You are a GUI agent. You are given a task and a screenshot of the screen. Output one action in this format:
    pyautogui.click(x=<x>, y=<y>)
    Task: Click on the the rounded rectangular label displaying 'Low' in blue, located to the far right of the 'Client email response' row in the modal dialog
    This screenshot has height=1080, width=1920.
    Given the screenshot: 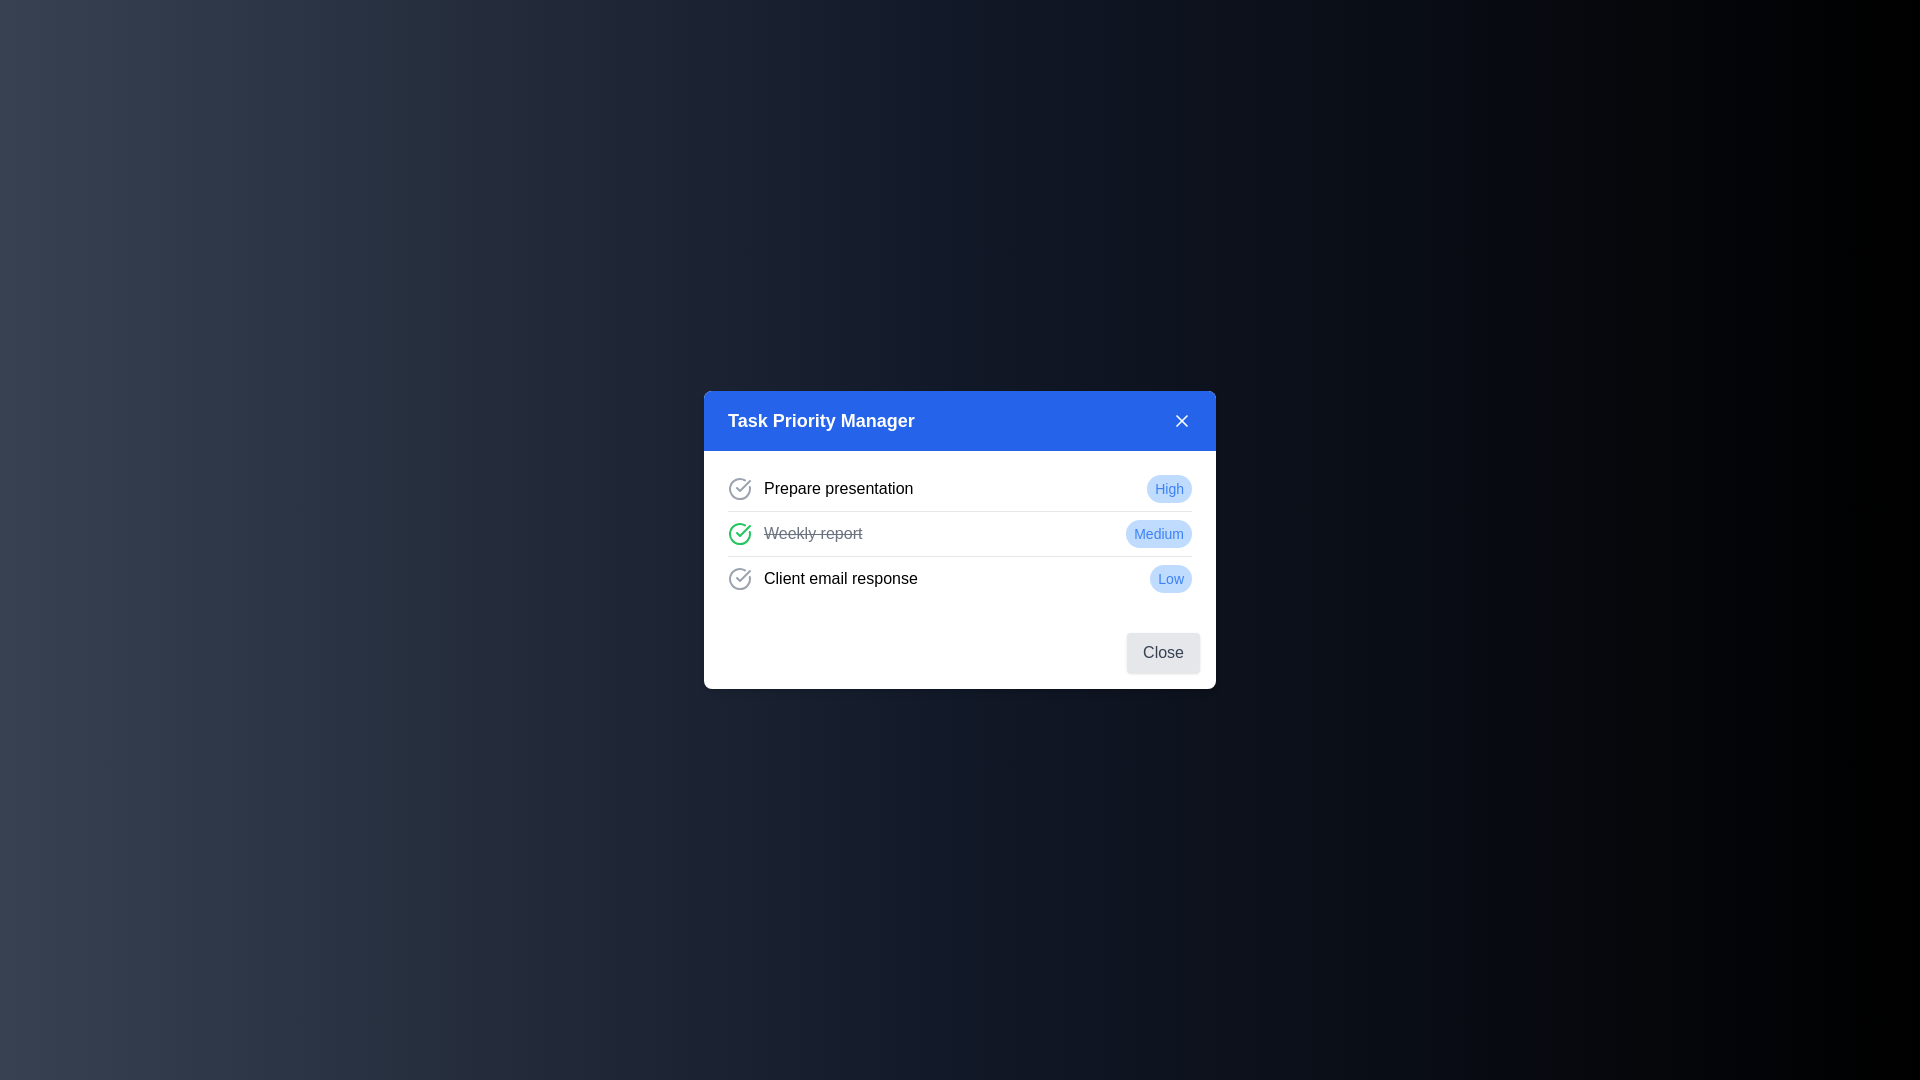 What is the action you would take?
    pyautogui.click(x=1171, y=578)
    